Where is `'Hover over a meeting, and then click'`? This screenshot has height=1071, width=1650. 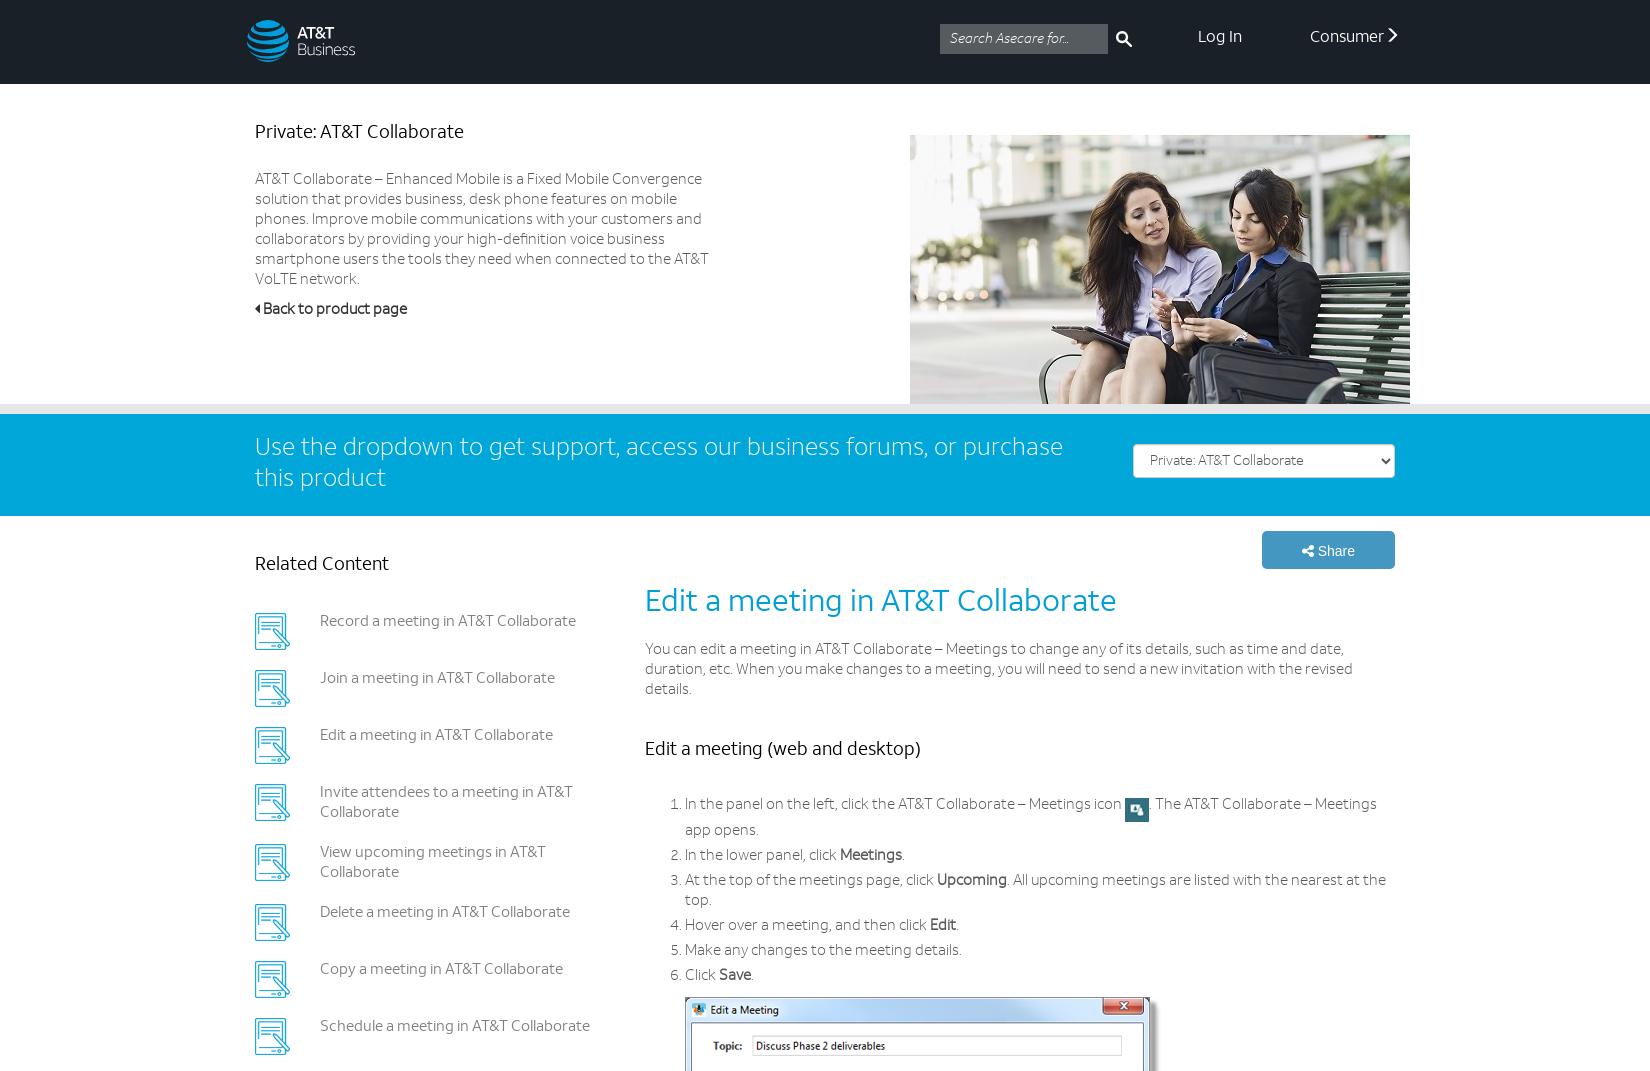 'Hover over a meeting, and then click' is located at coordinates (684, 925).